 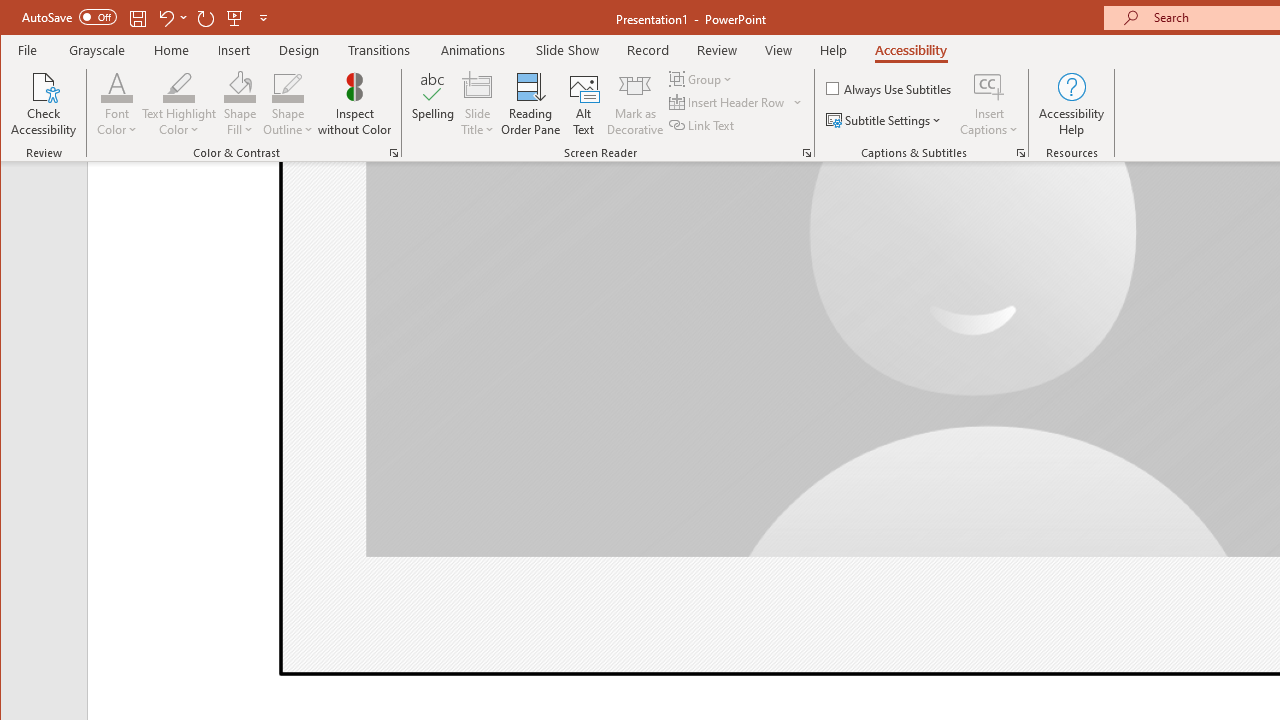 I want to click on 'Screen Reader', so click(x=807, y=152).